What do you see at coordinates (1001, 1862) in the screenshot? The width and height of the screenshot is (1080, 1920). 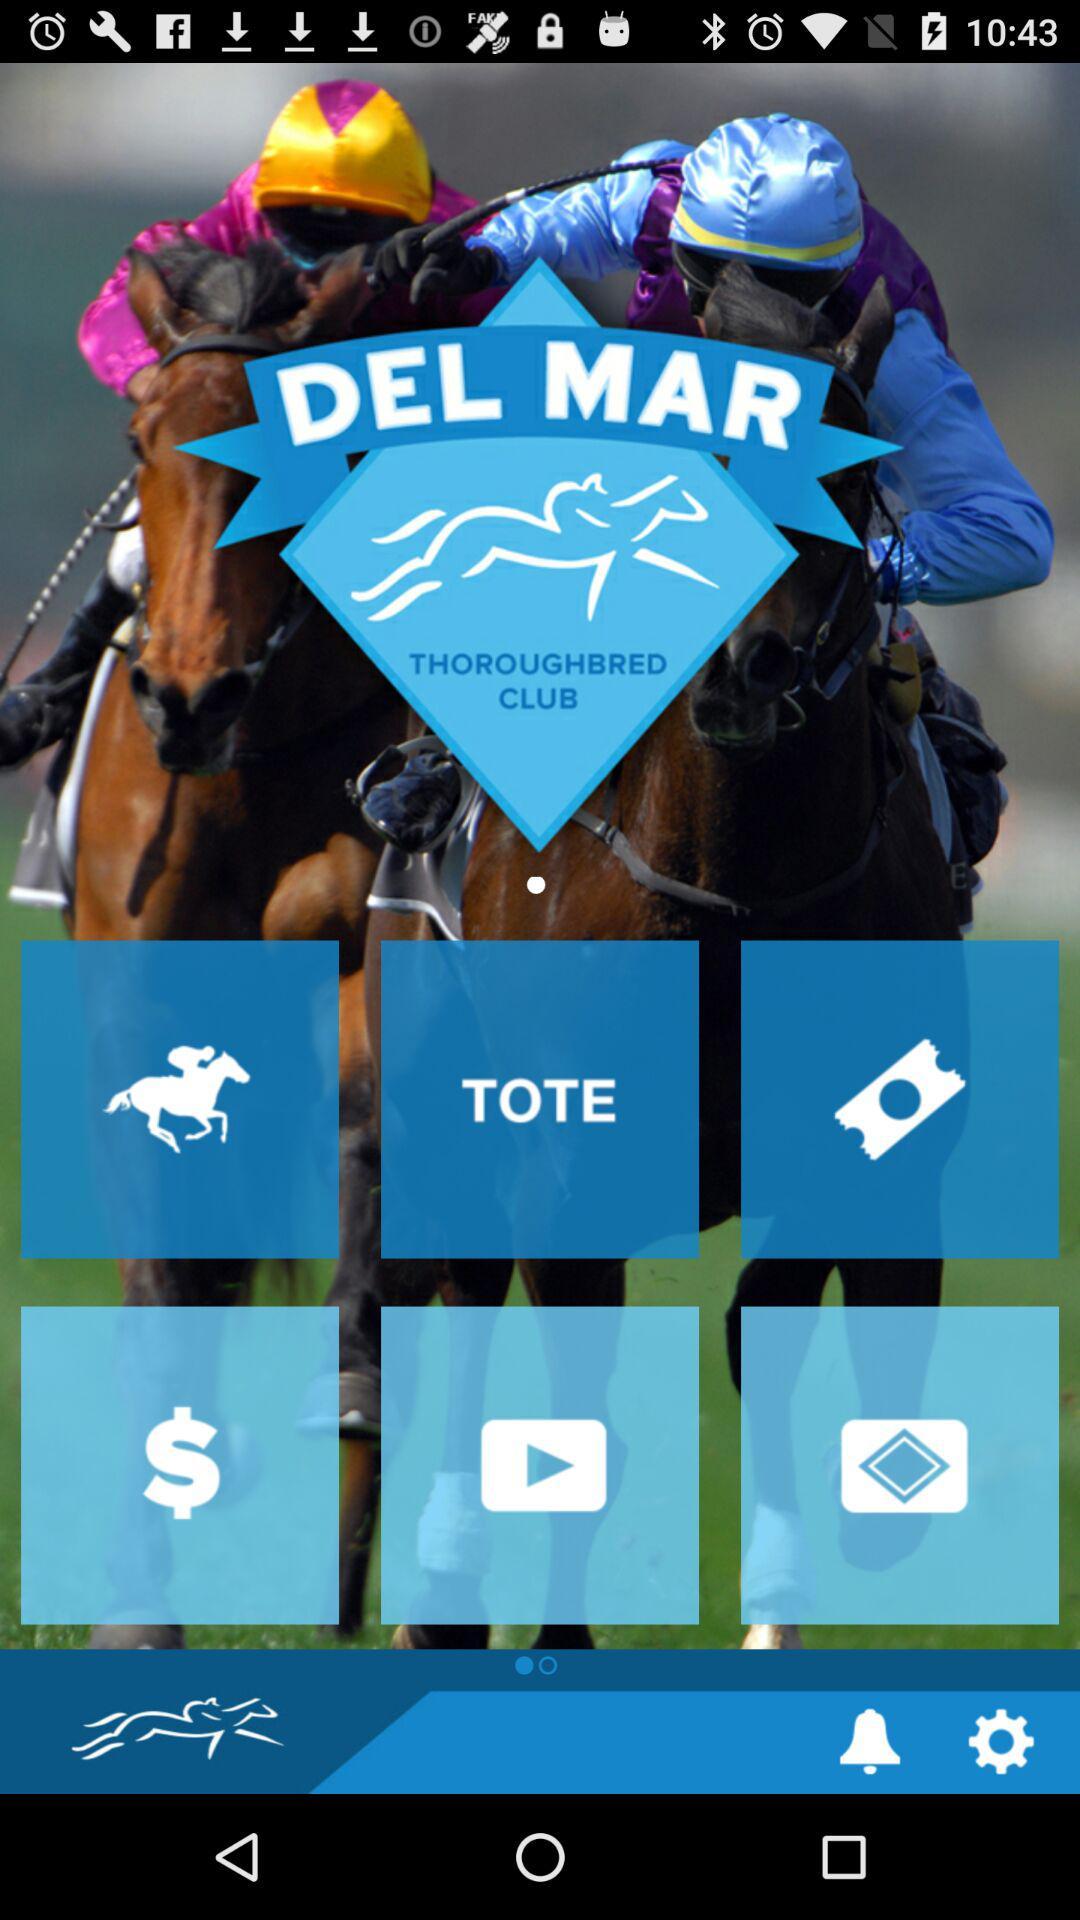 I see `the settings icon` at bounding box center [1001, 1862].